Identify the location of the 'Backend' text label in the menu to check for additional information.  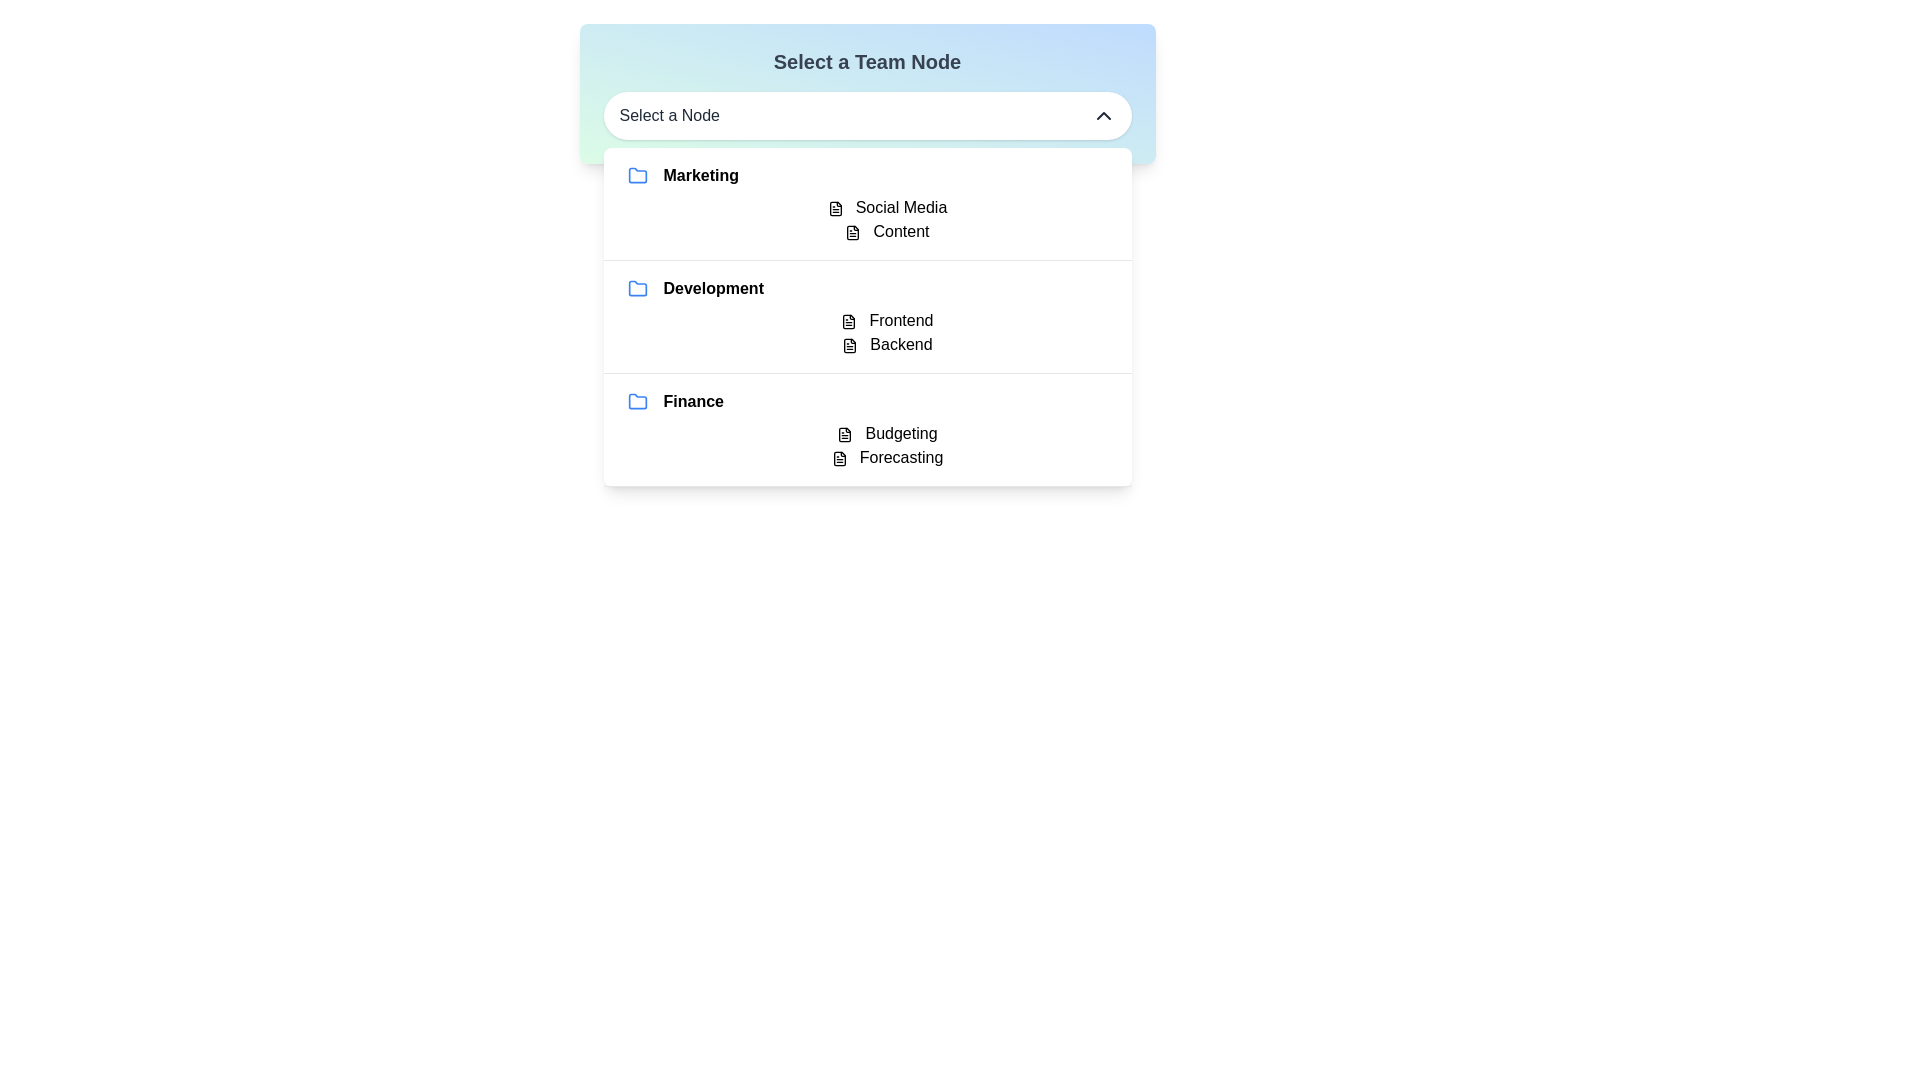
(886, 343).